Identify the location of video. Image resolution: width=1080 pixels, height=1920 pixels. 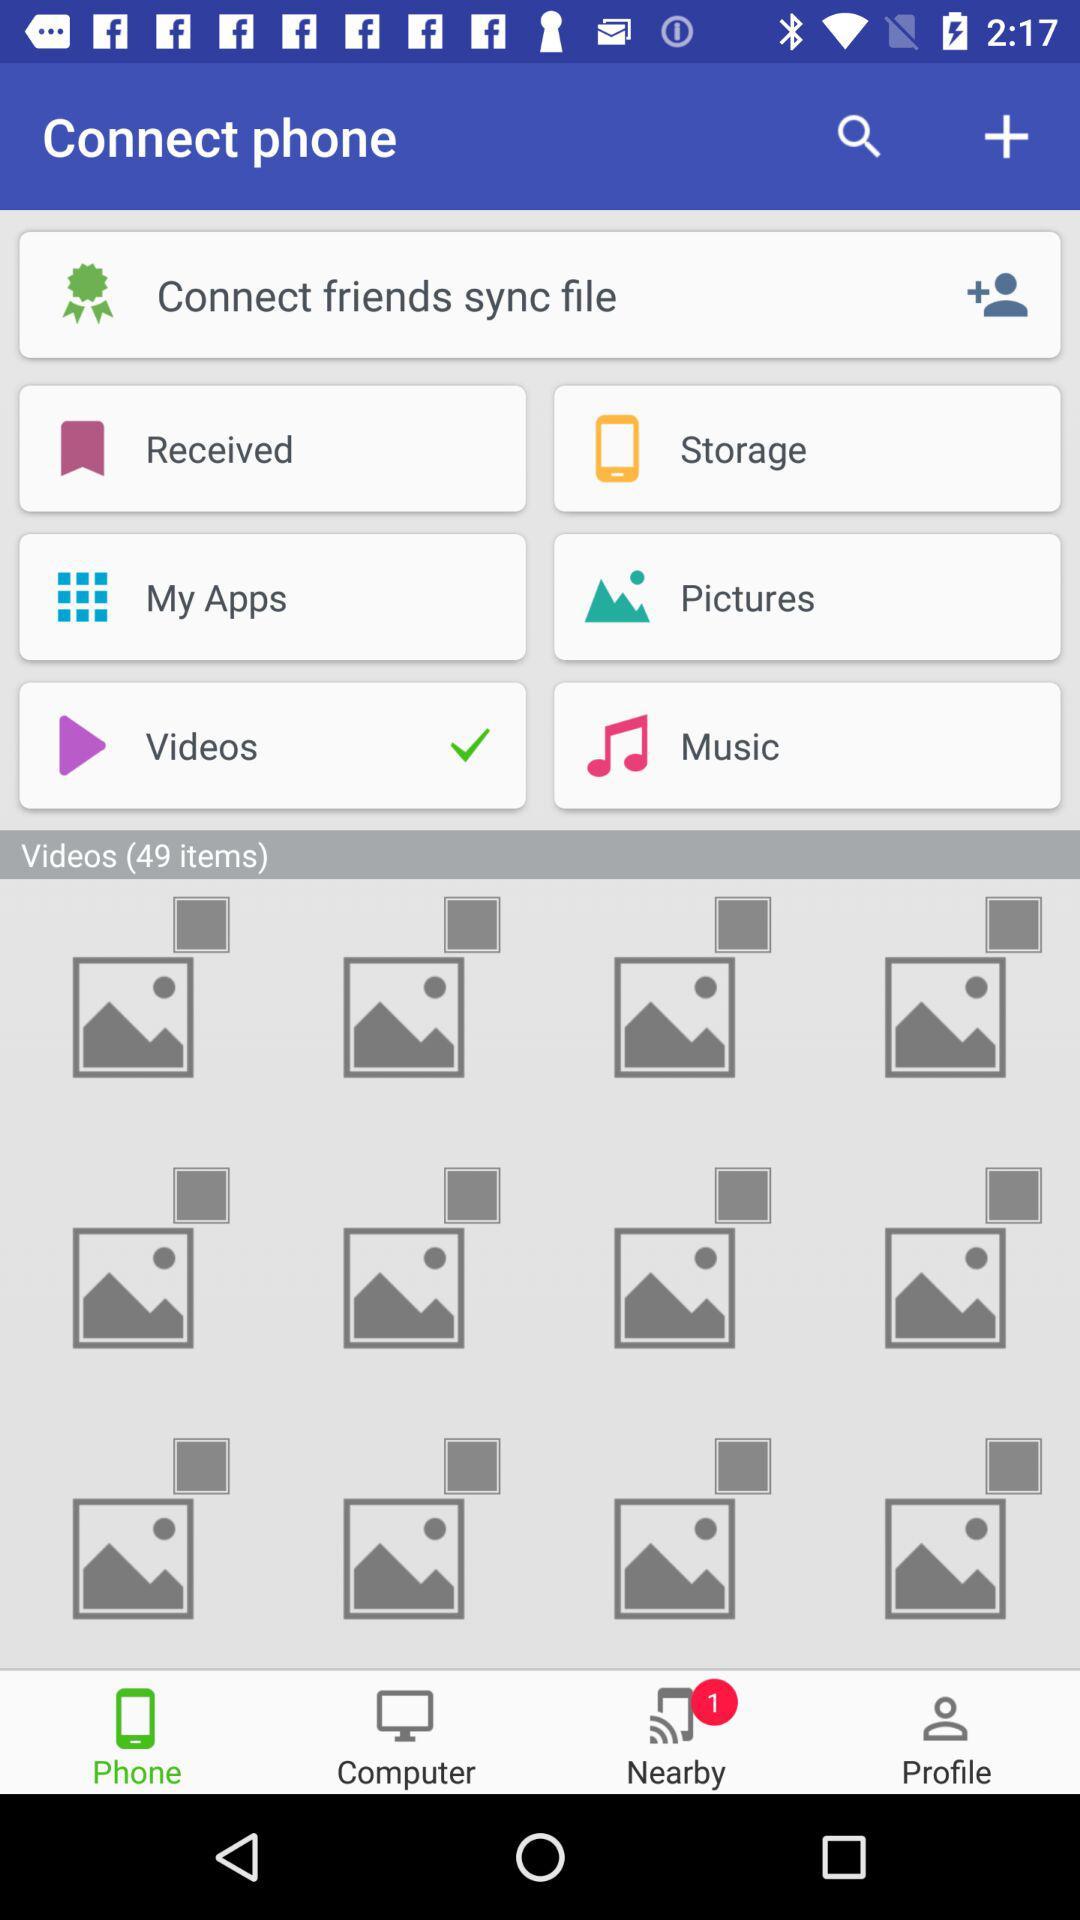
(1031, 923).